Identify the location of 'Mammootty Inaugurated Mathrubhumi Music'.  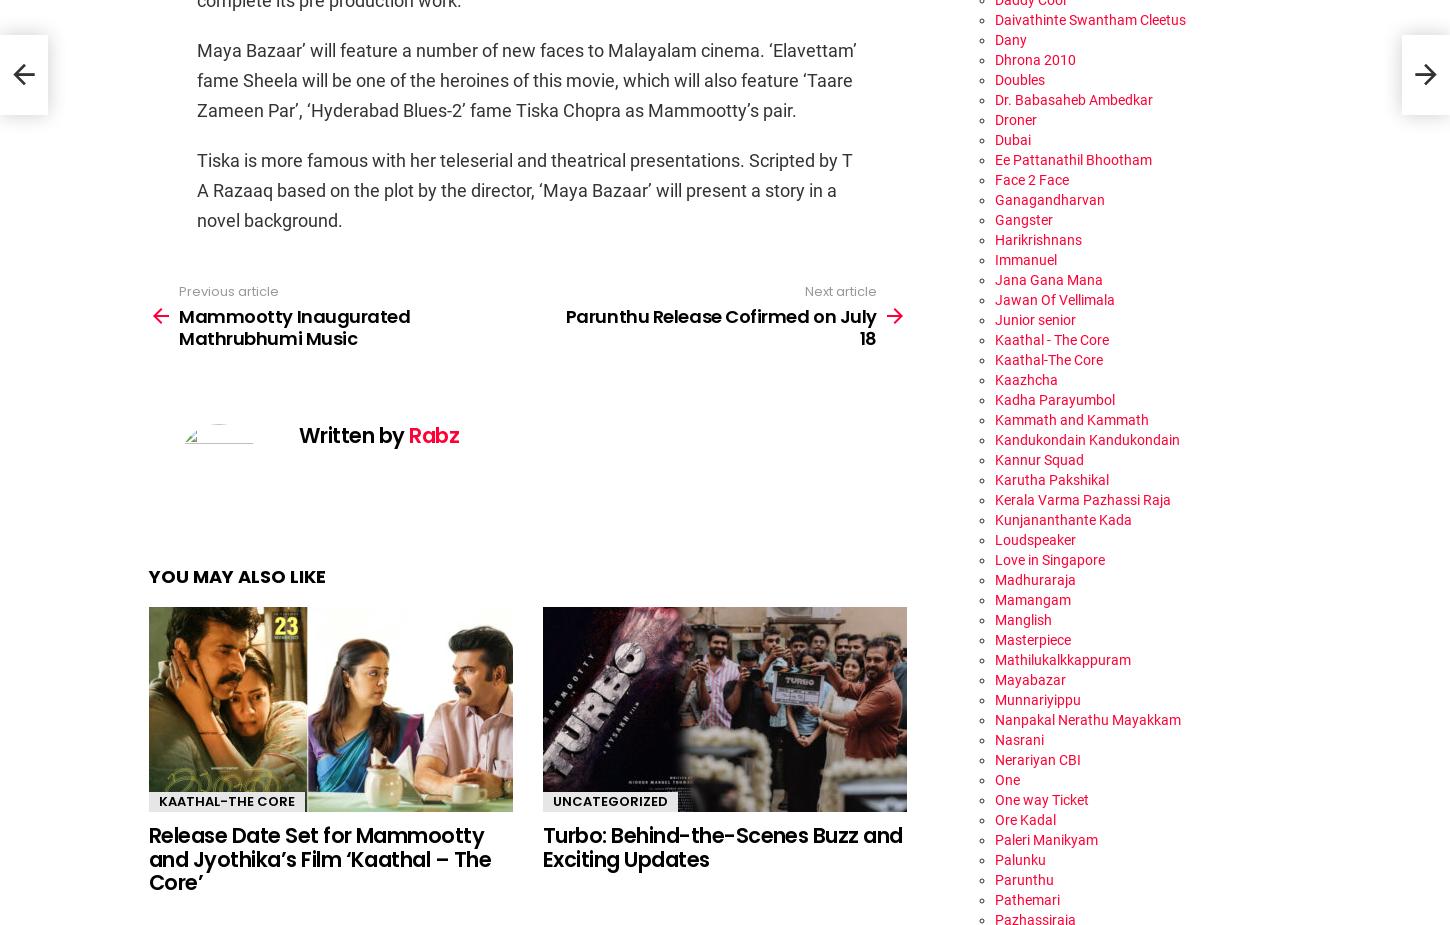
(294, 325).